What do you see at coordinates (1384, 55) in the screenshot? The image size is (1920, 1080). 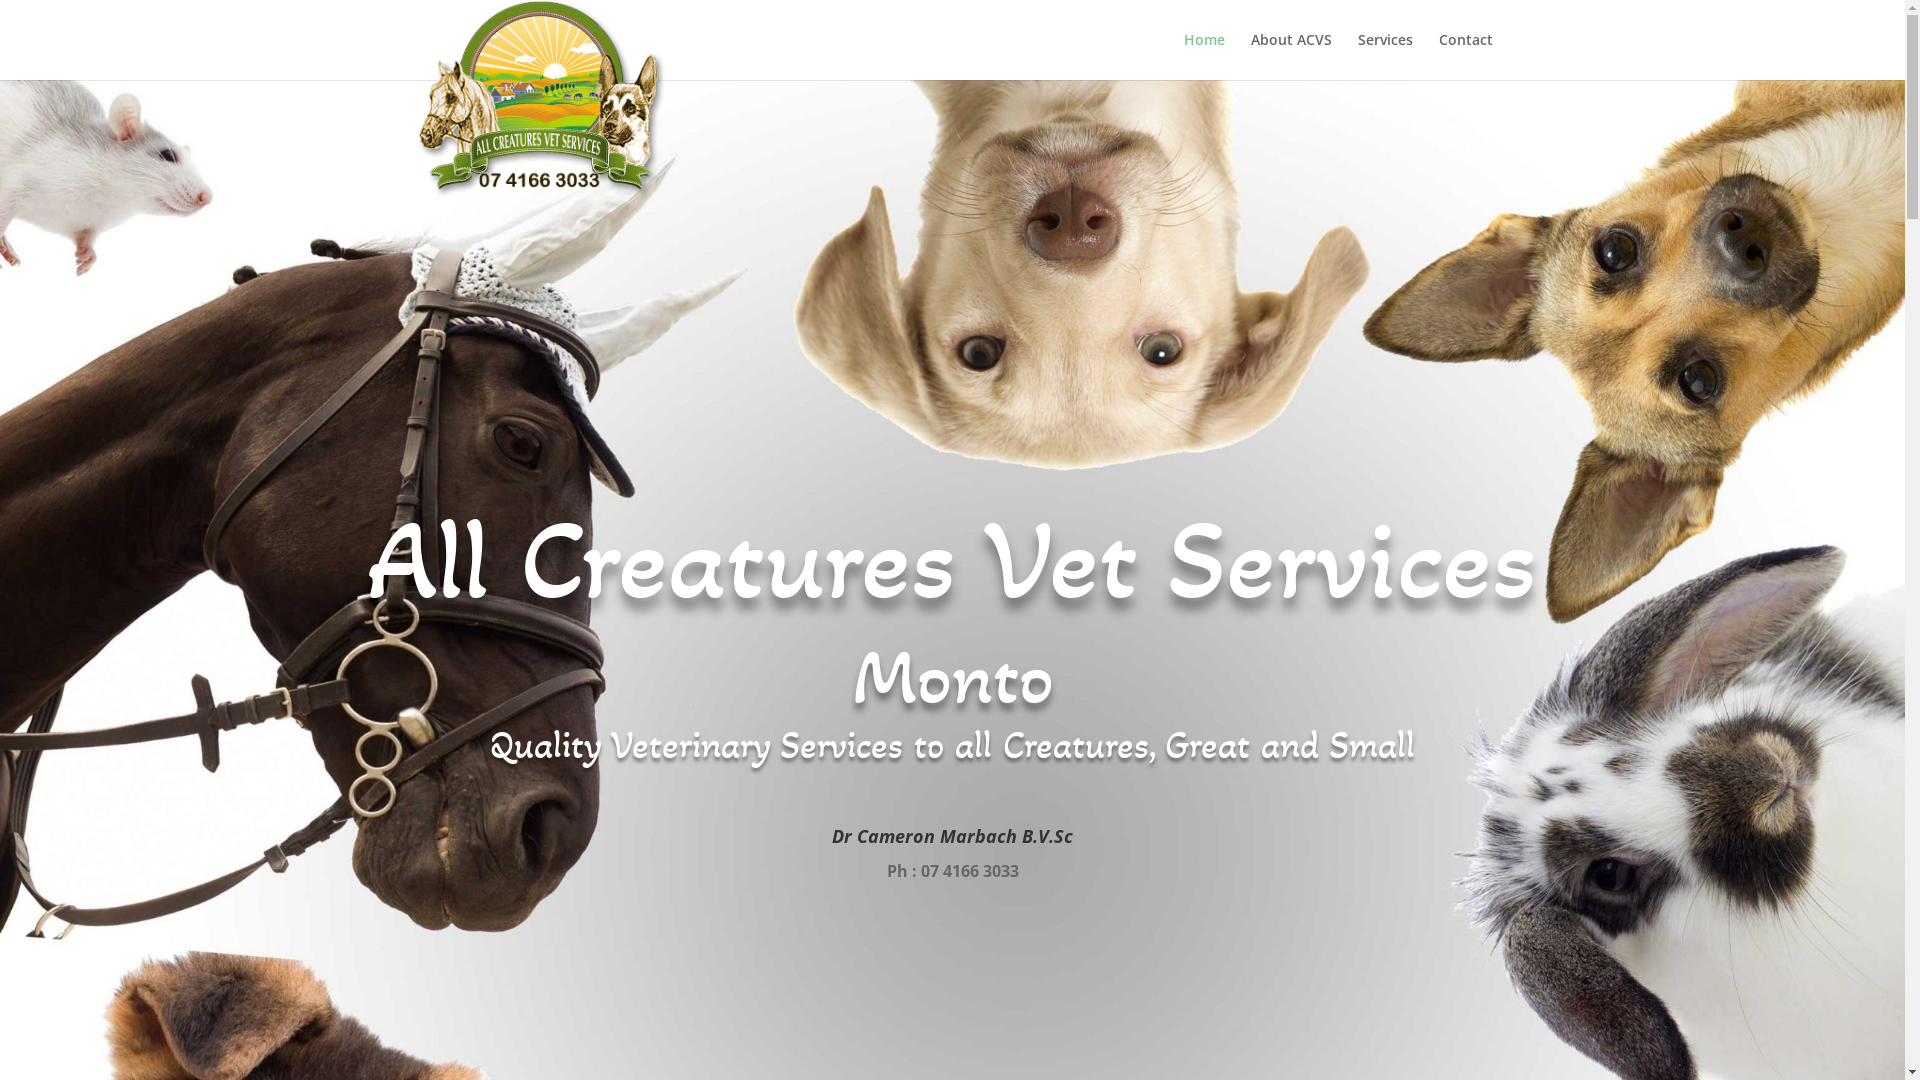 I see `'Services'` at bounding box center [1384, 55].